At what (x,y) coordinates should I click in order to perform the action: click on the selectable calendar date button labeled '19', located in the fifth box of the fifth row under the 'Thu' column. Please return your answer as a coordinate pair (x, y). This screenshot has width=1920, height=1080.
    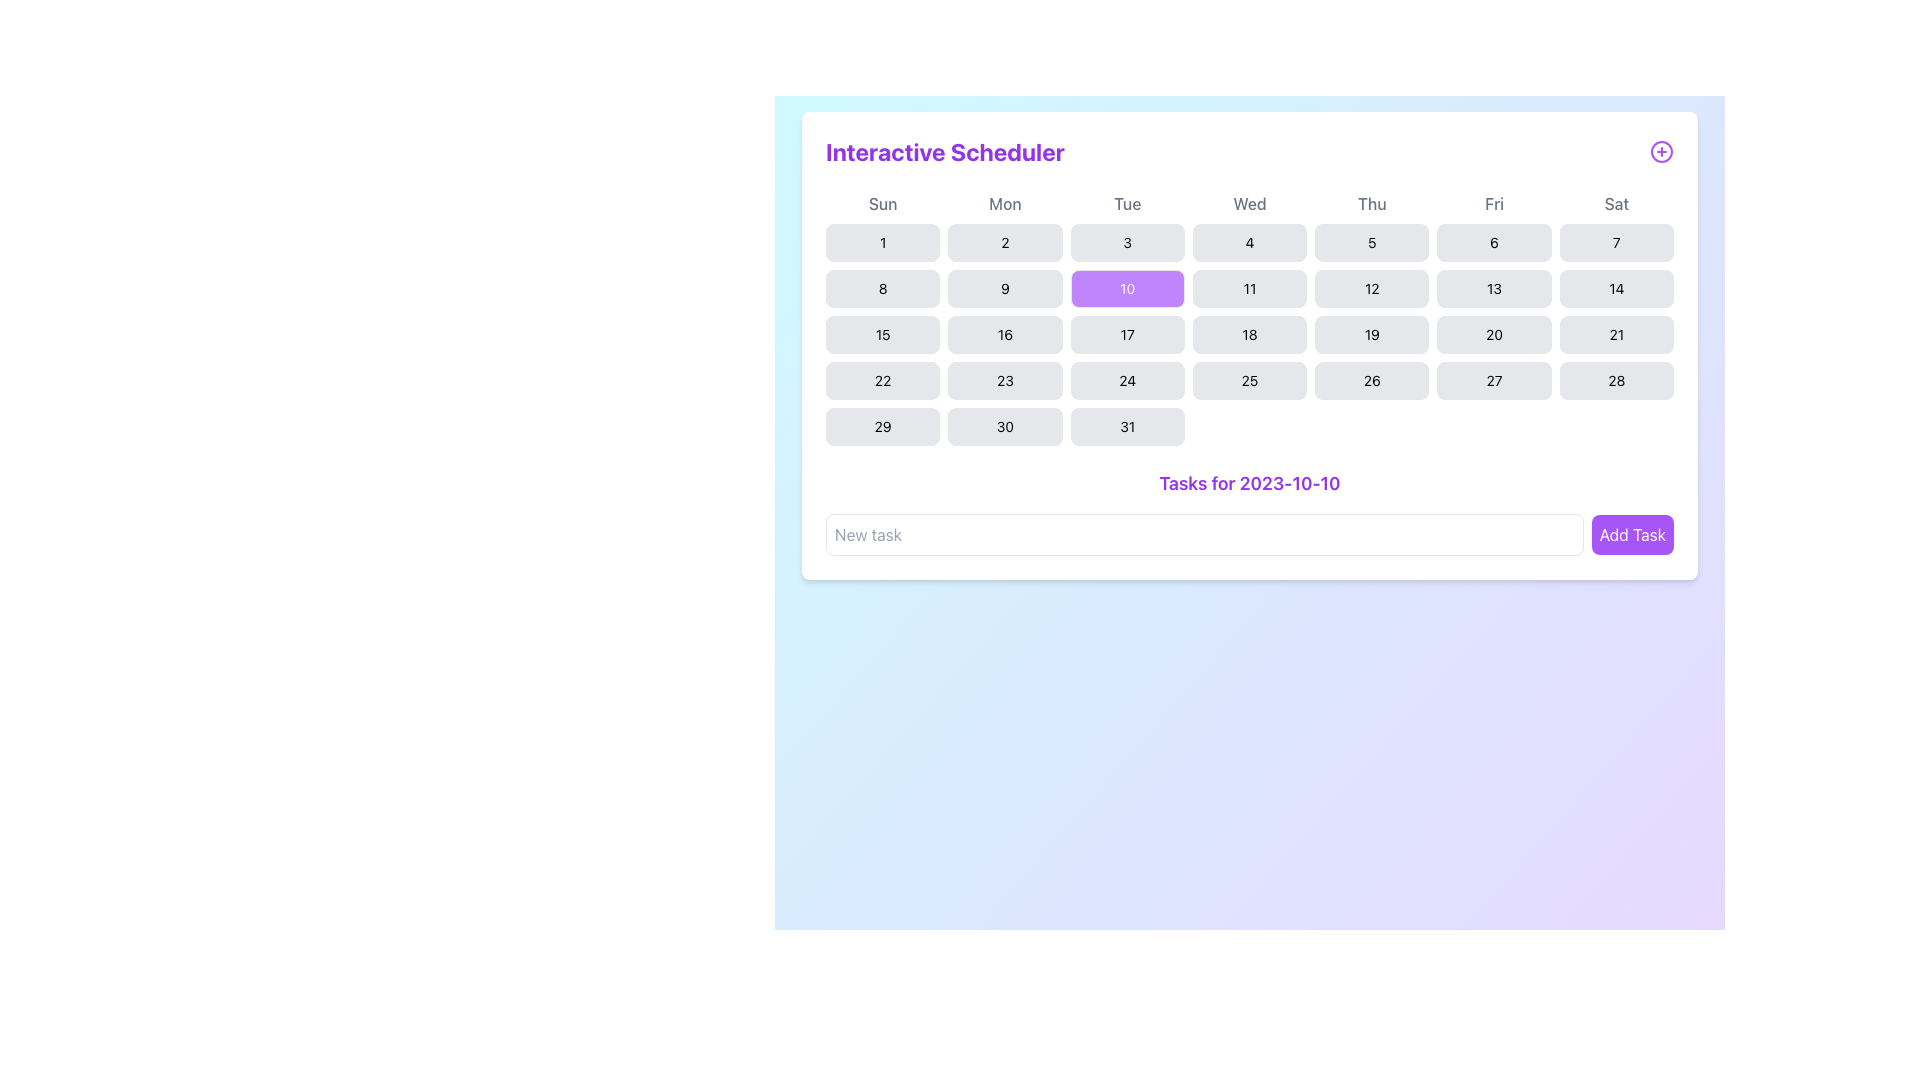
    Looking at the image, I should click on (1371, 334).